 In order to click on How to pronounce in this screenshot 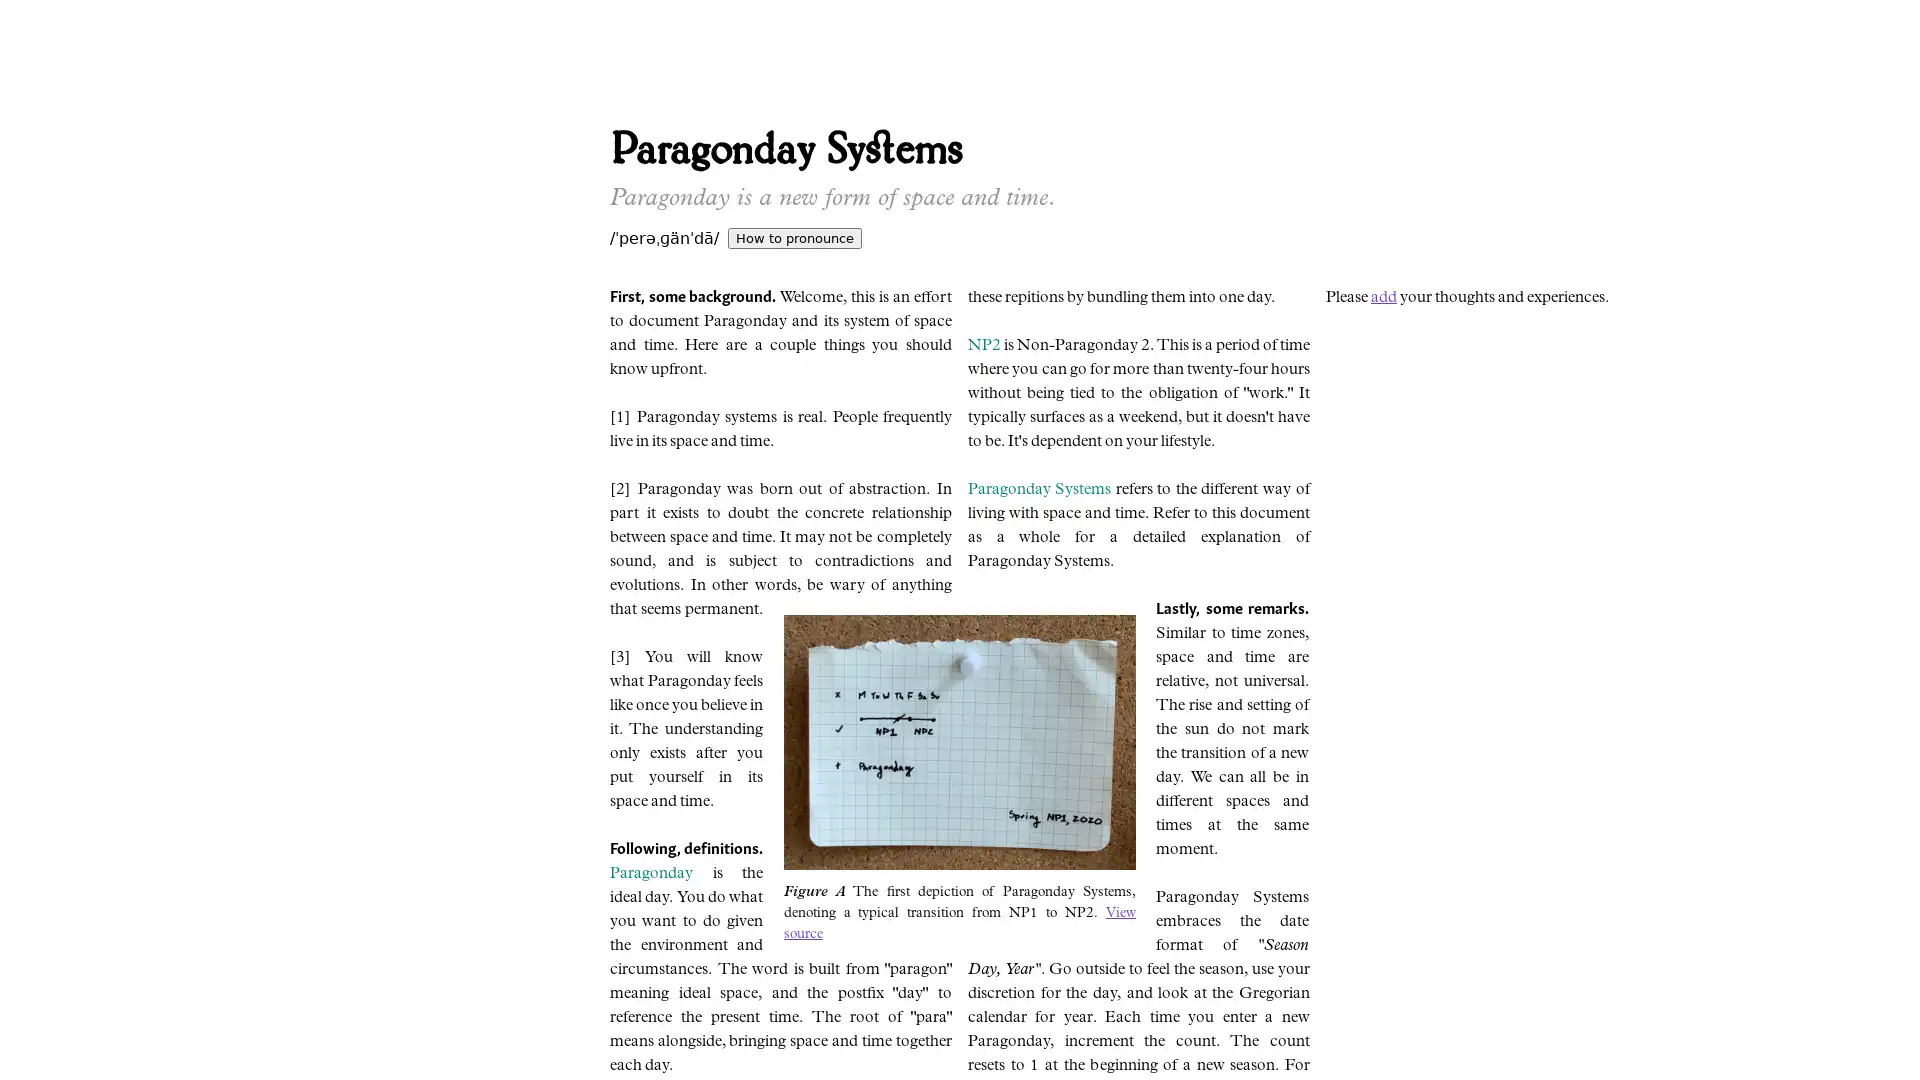, I will do `click(794, 237)`.